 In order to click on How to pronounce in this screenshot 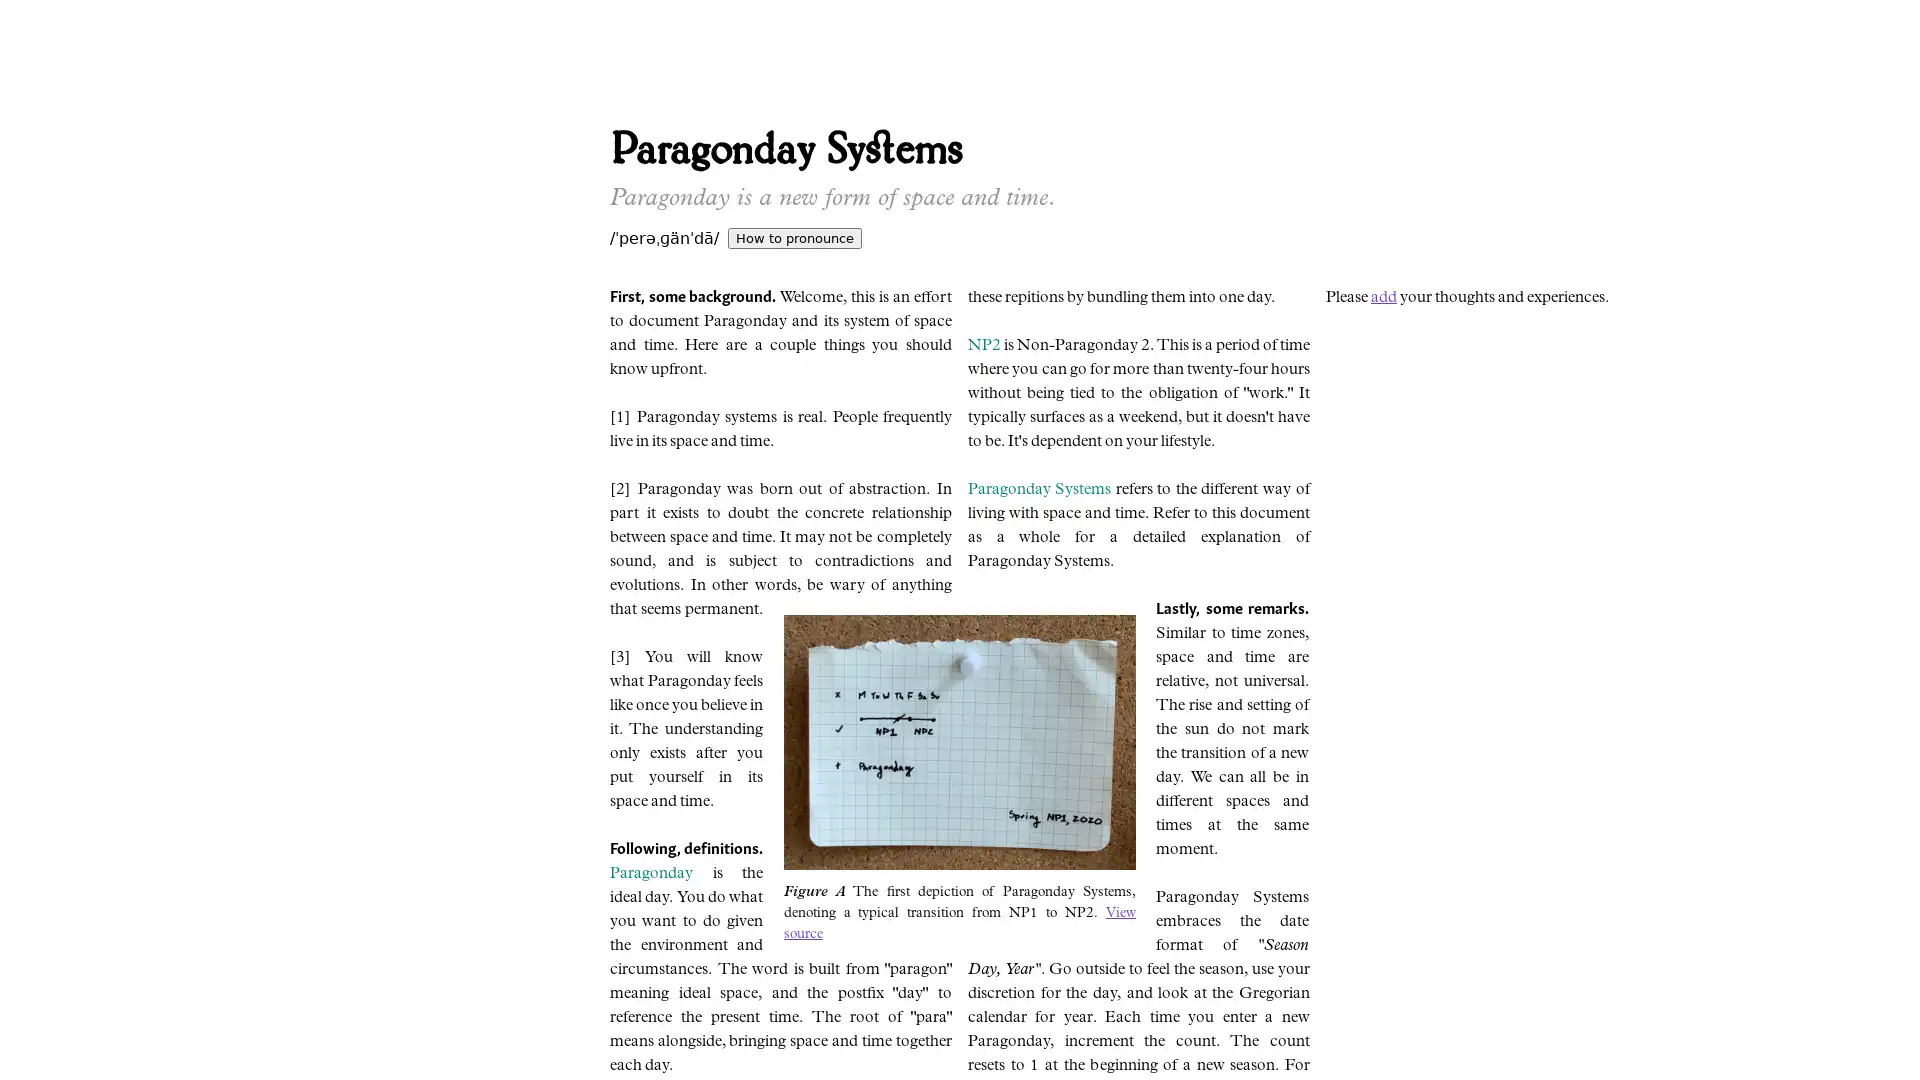, I will do `click(794, 237)`.